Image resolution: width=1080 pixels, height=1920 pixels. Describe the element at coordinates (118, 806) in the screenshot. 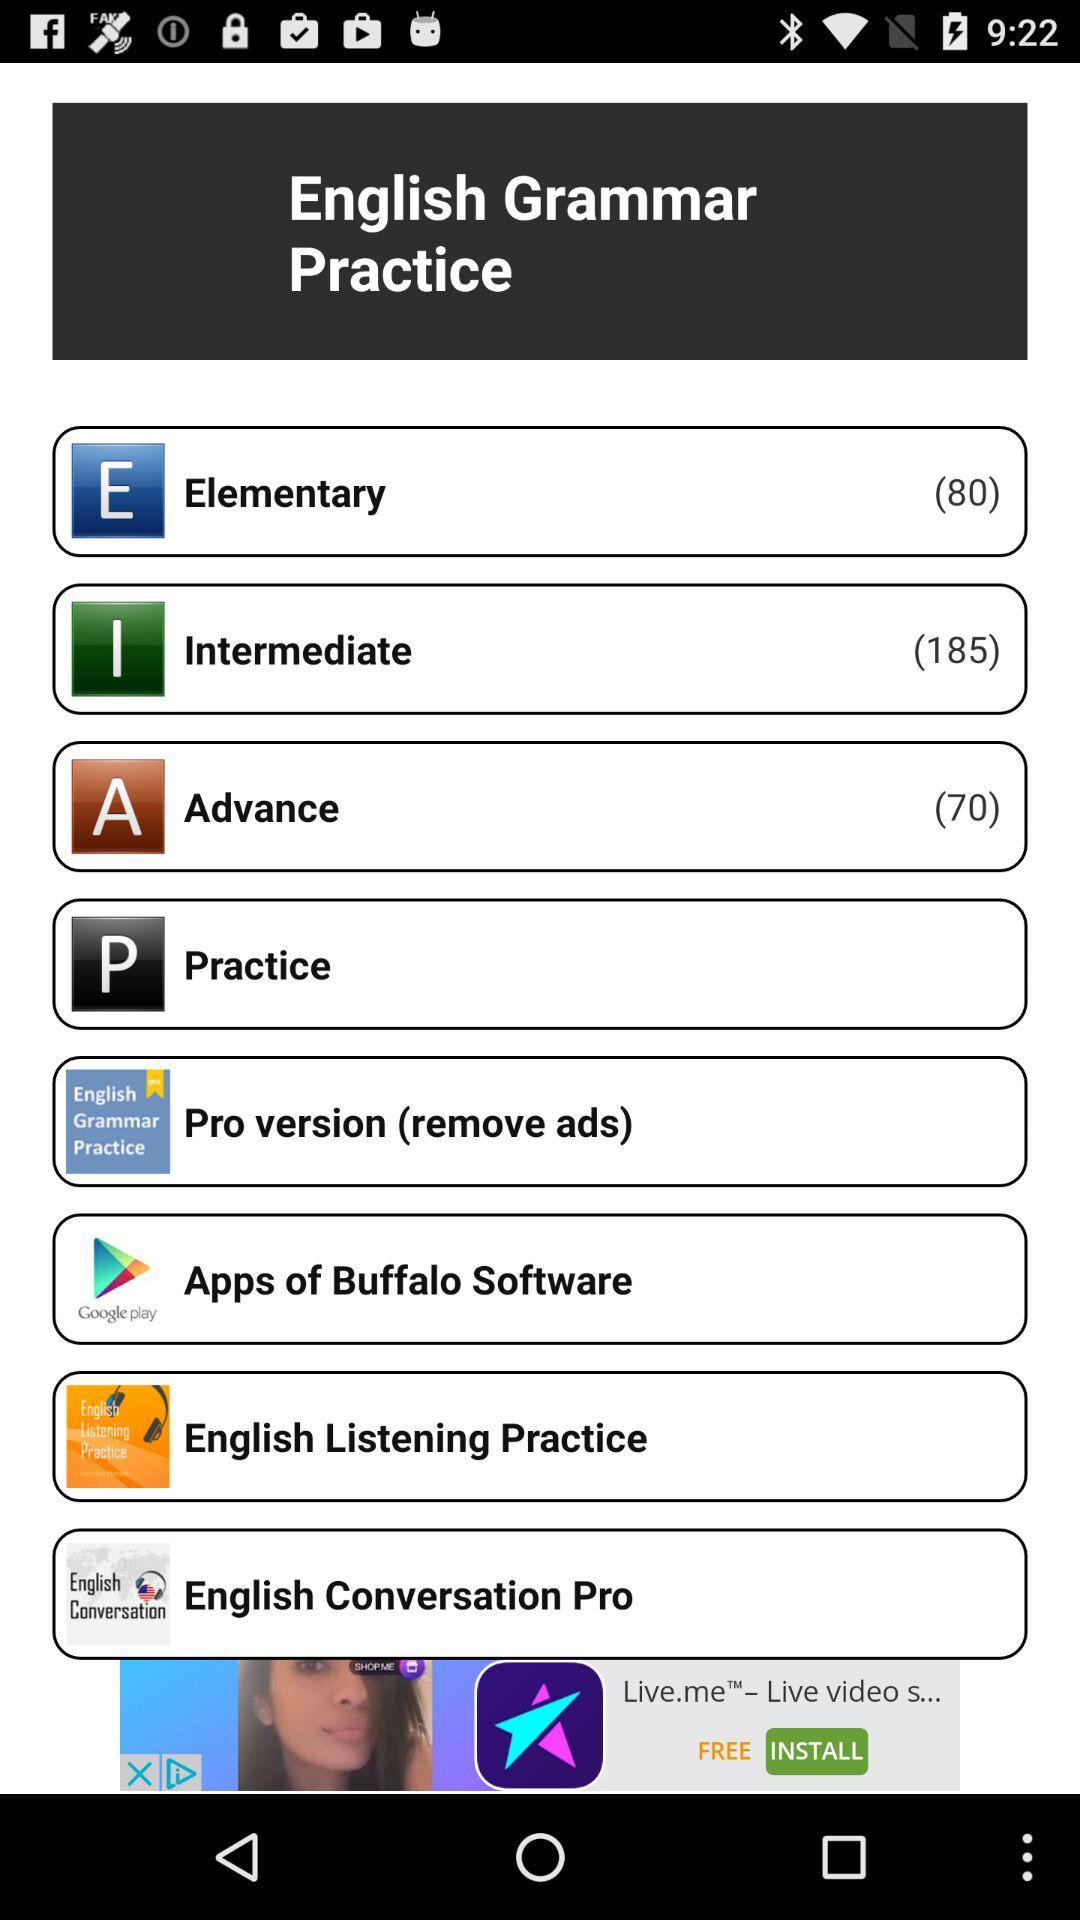

I see `a logo left to advance` at that location.